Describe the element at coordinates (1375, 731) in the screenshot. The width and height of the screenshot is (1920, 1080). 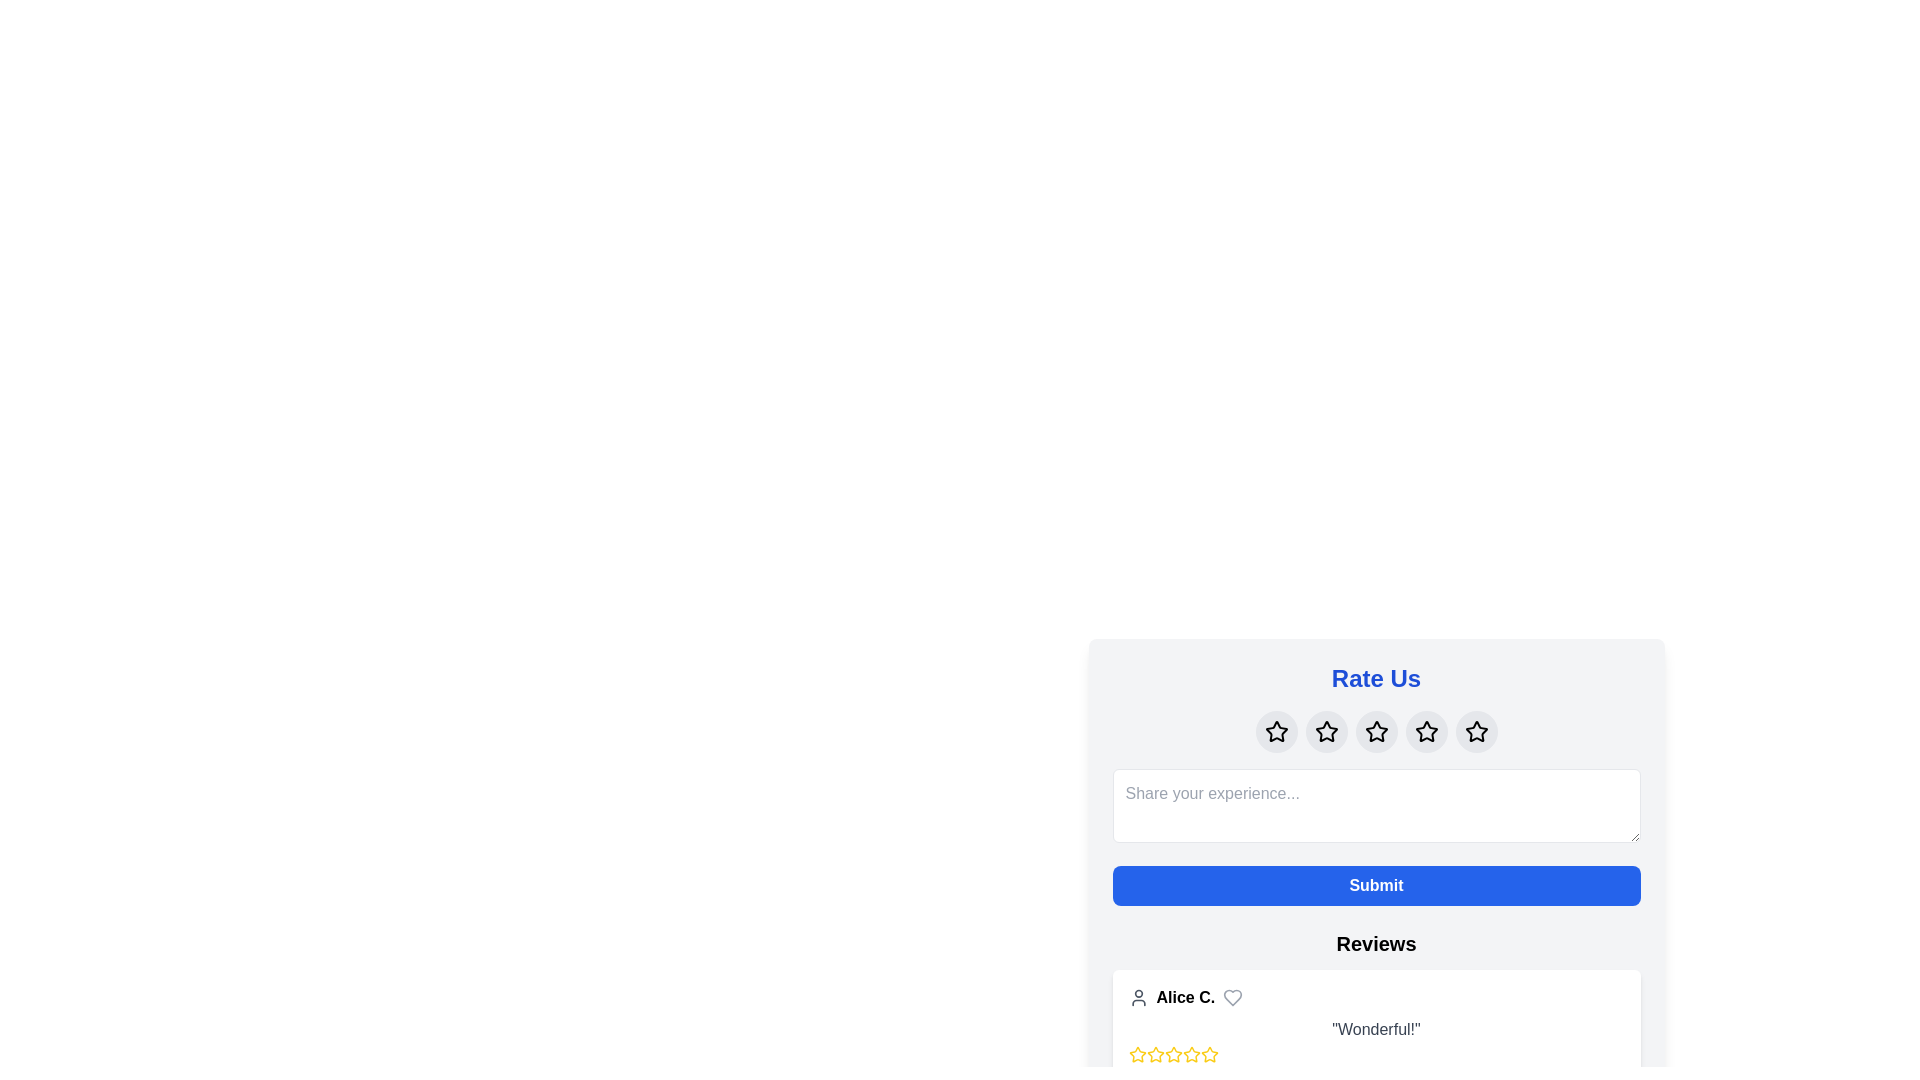
I see `the third rating star icon under the 'Rate Us' heading` at that location.